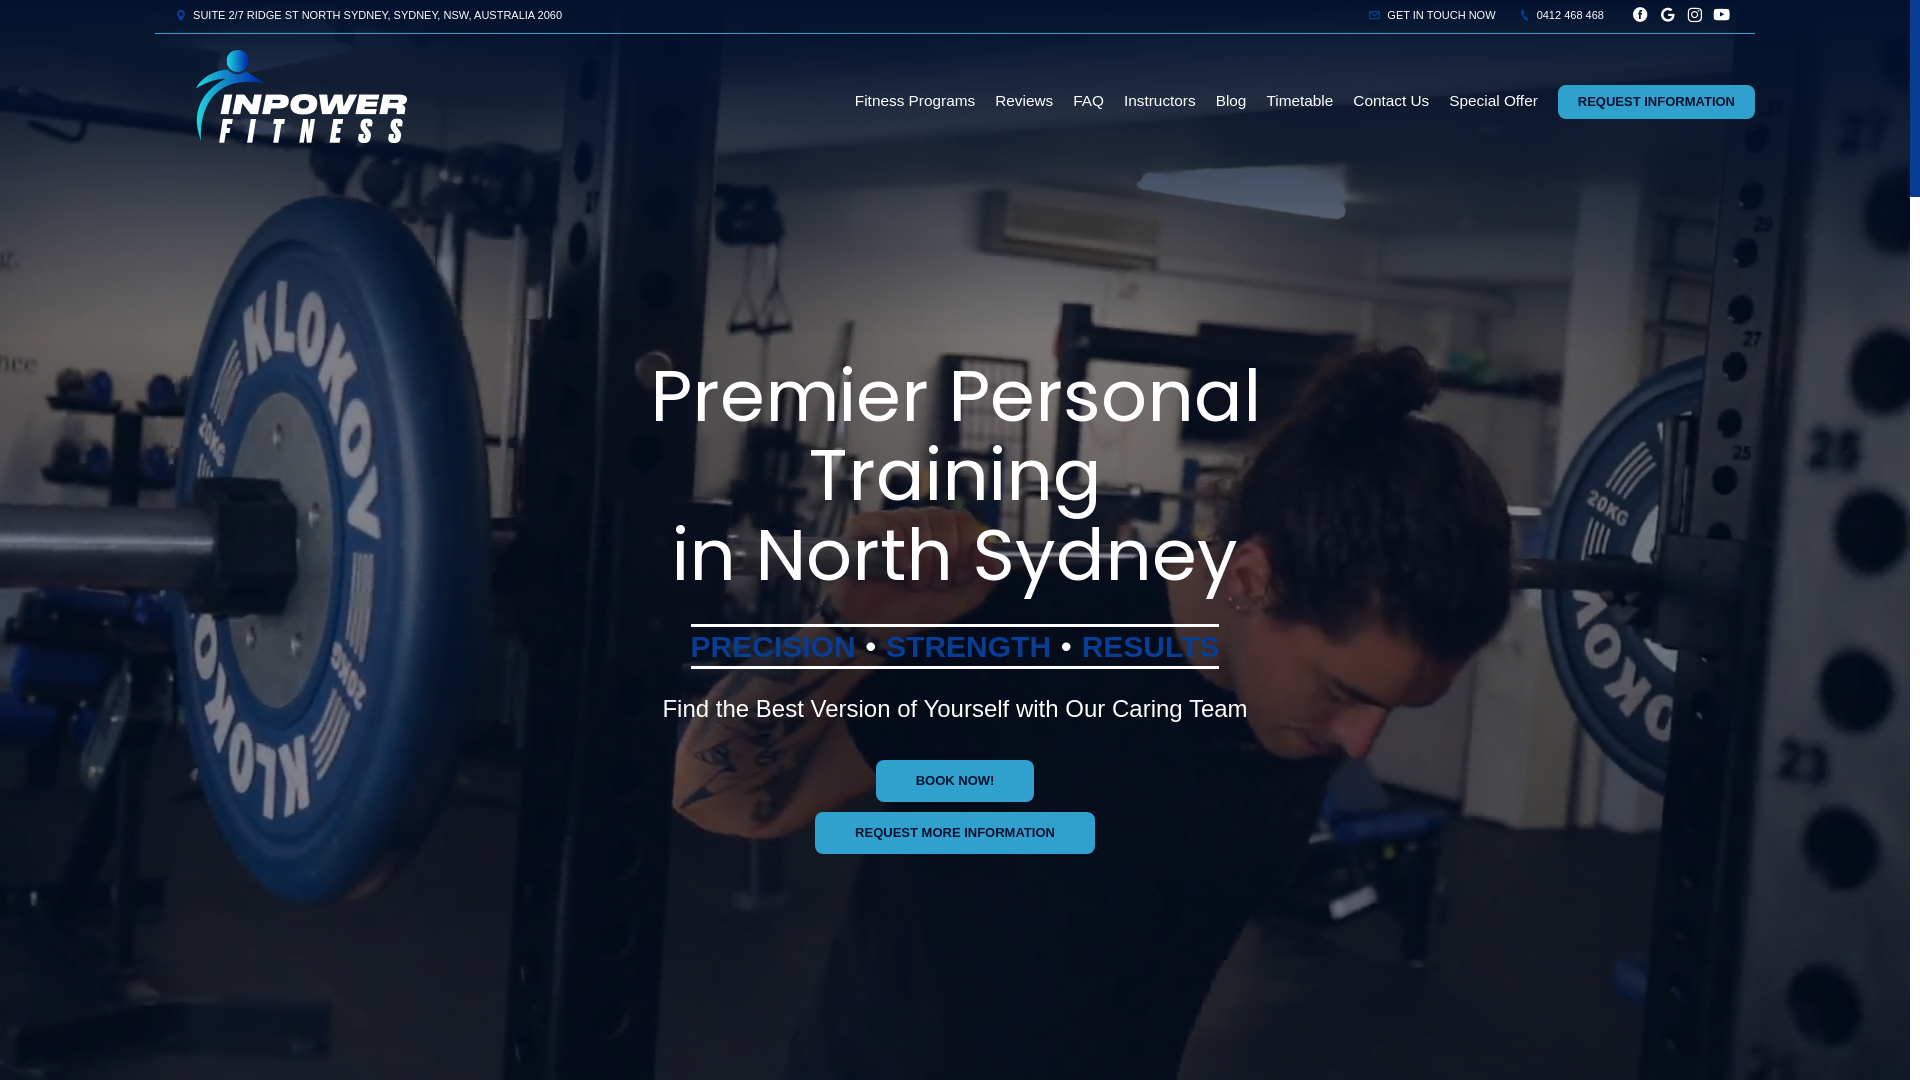  I want to click on 'Timetable', so click(1299, 100).